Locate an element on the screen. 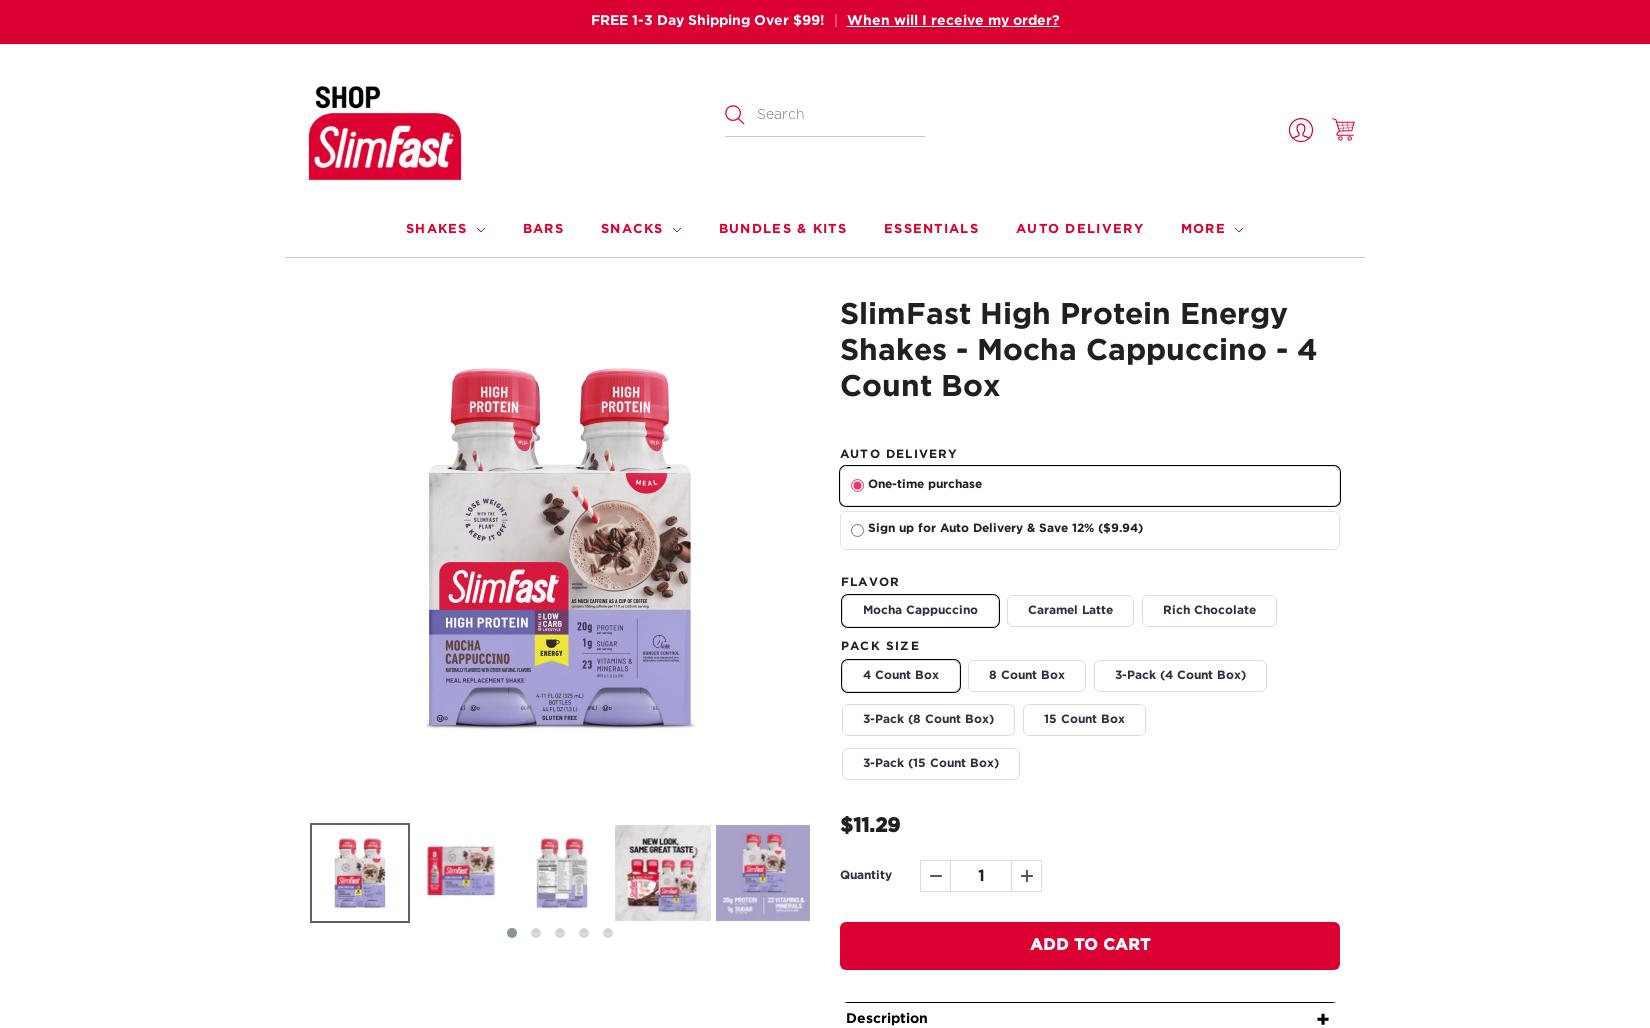 This screenshot has width=1650, height=1028. '$9.94' is located at coordinates (1120, 528).